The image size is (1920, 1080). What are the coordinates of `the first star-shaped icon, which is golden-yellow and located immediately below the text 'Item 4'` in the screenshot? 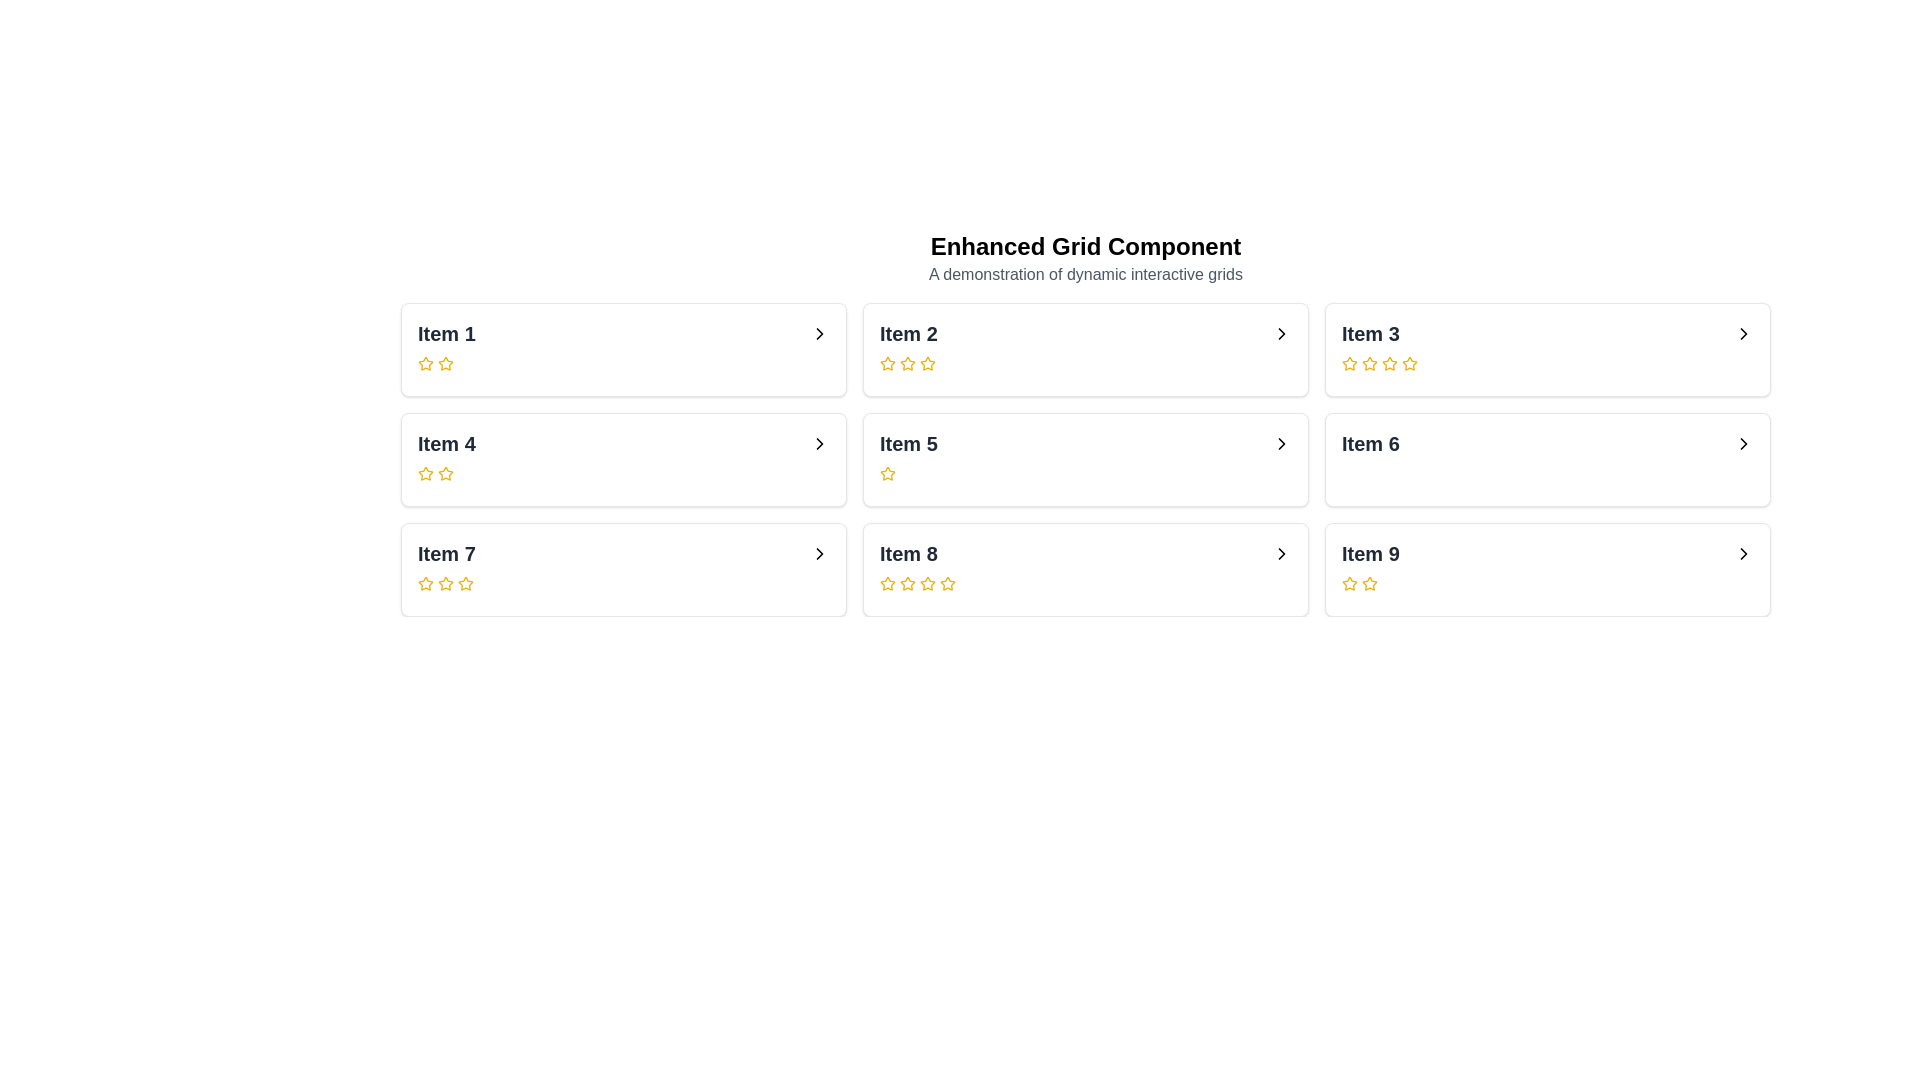 It's located at (425, 474).